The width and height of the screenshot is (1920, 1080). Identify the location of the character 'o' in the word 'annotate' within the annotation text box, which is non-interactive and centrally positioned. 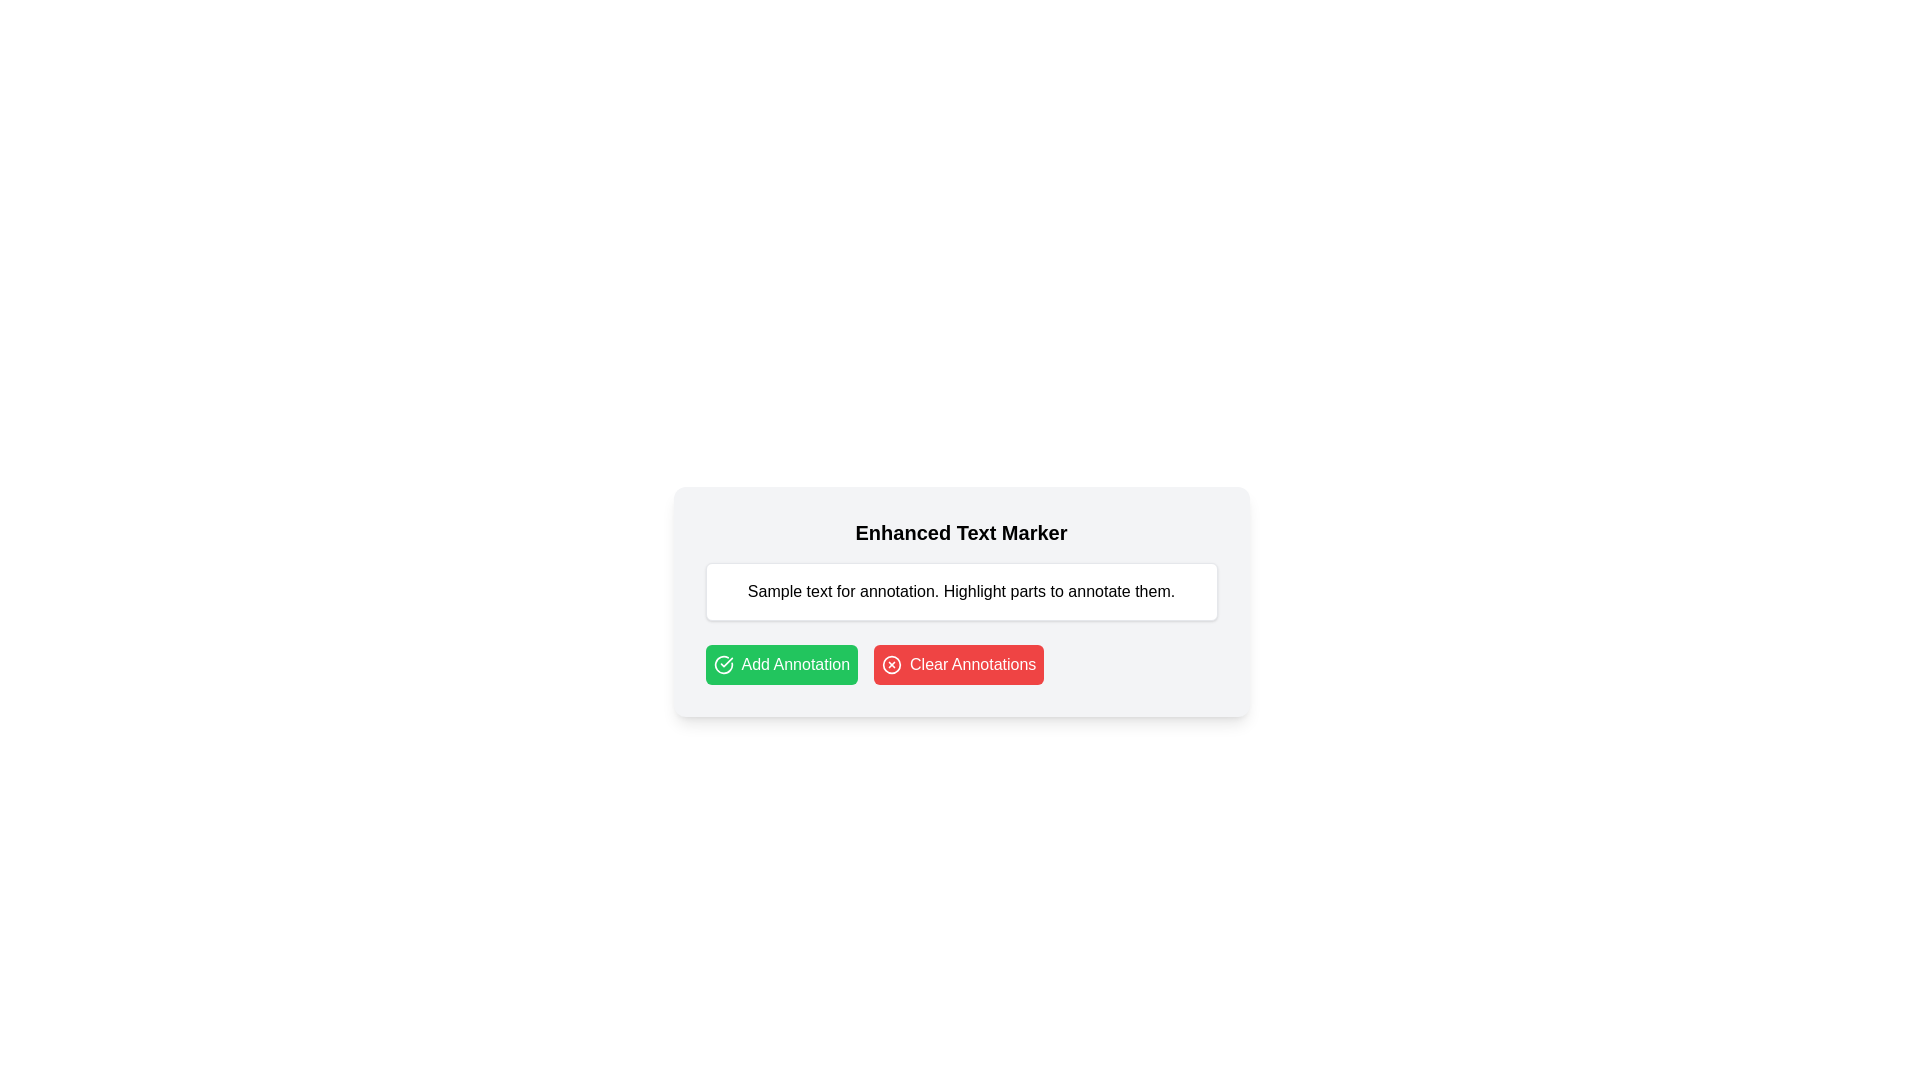
(1098, 590).